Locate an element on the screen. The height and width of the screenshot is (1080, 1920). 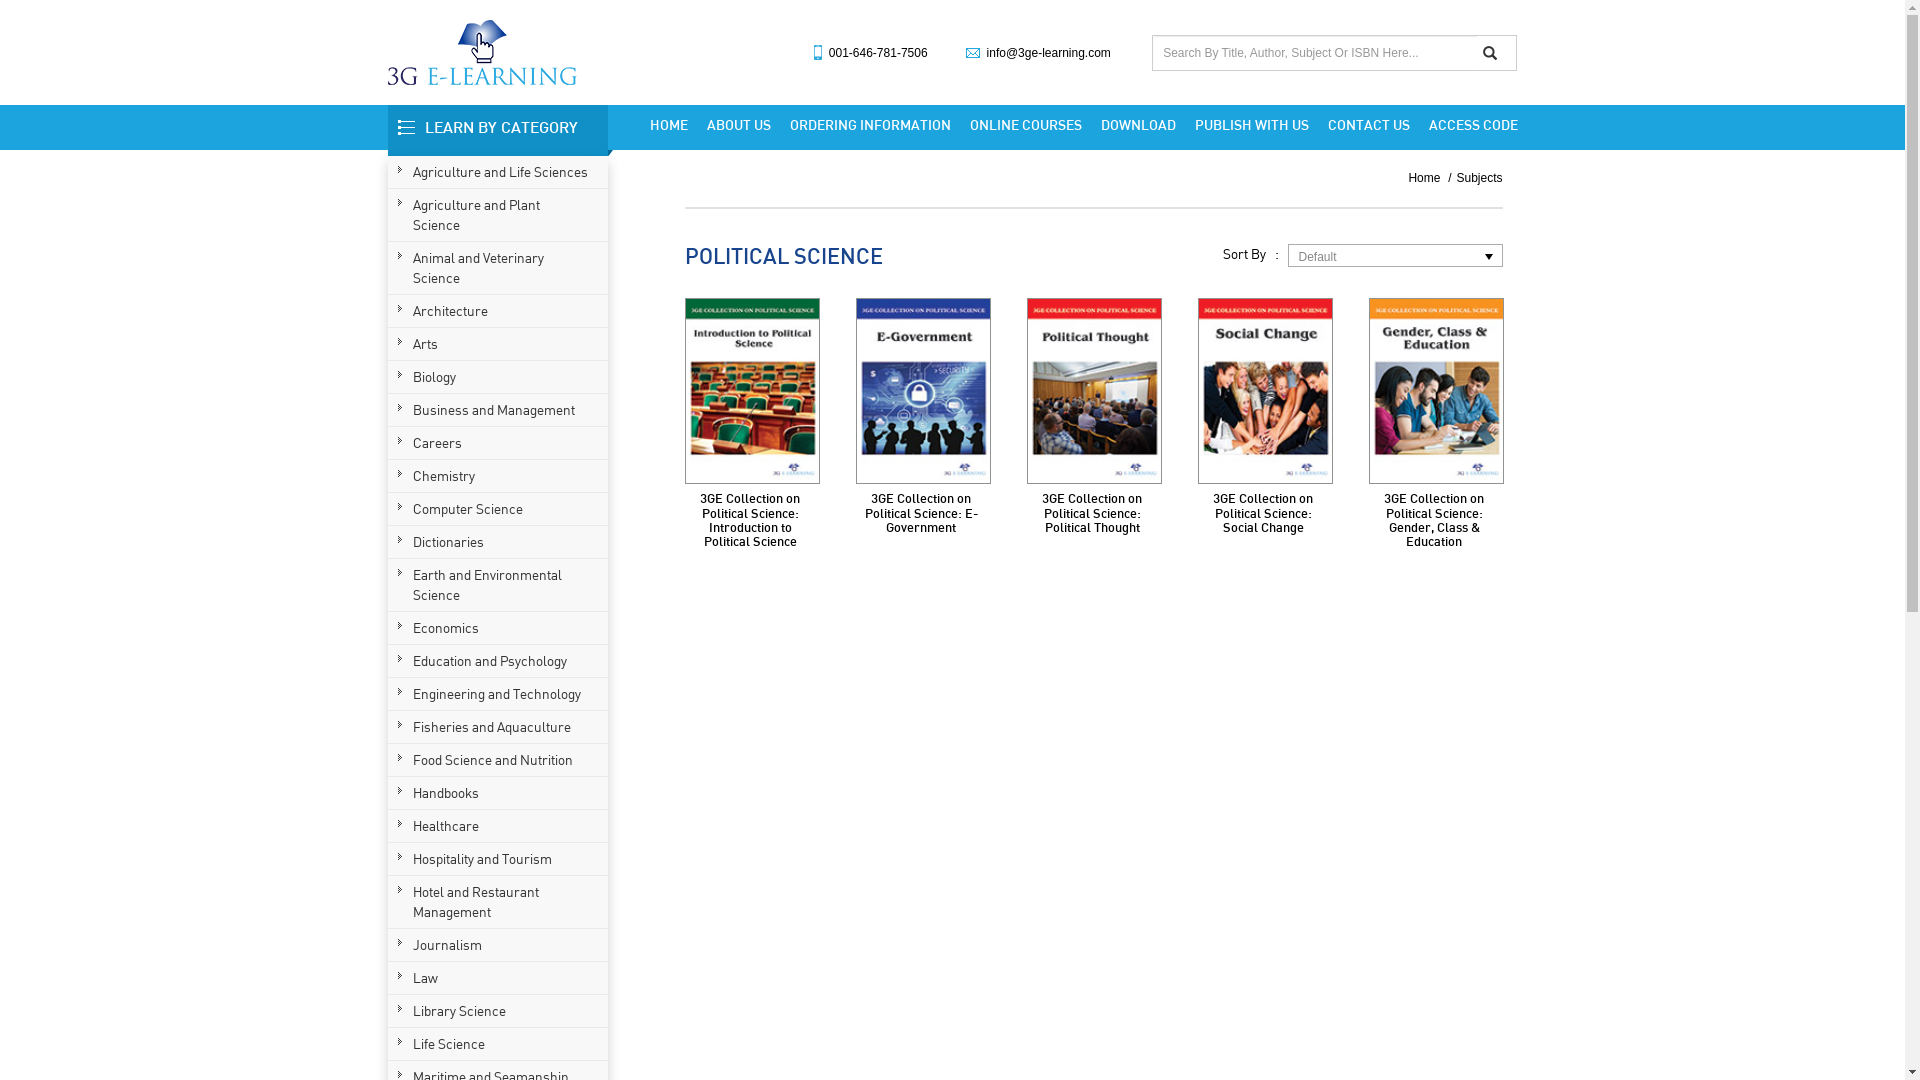
'ABOUT US' is located at coordinates (697, 124).